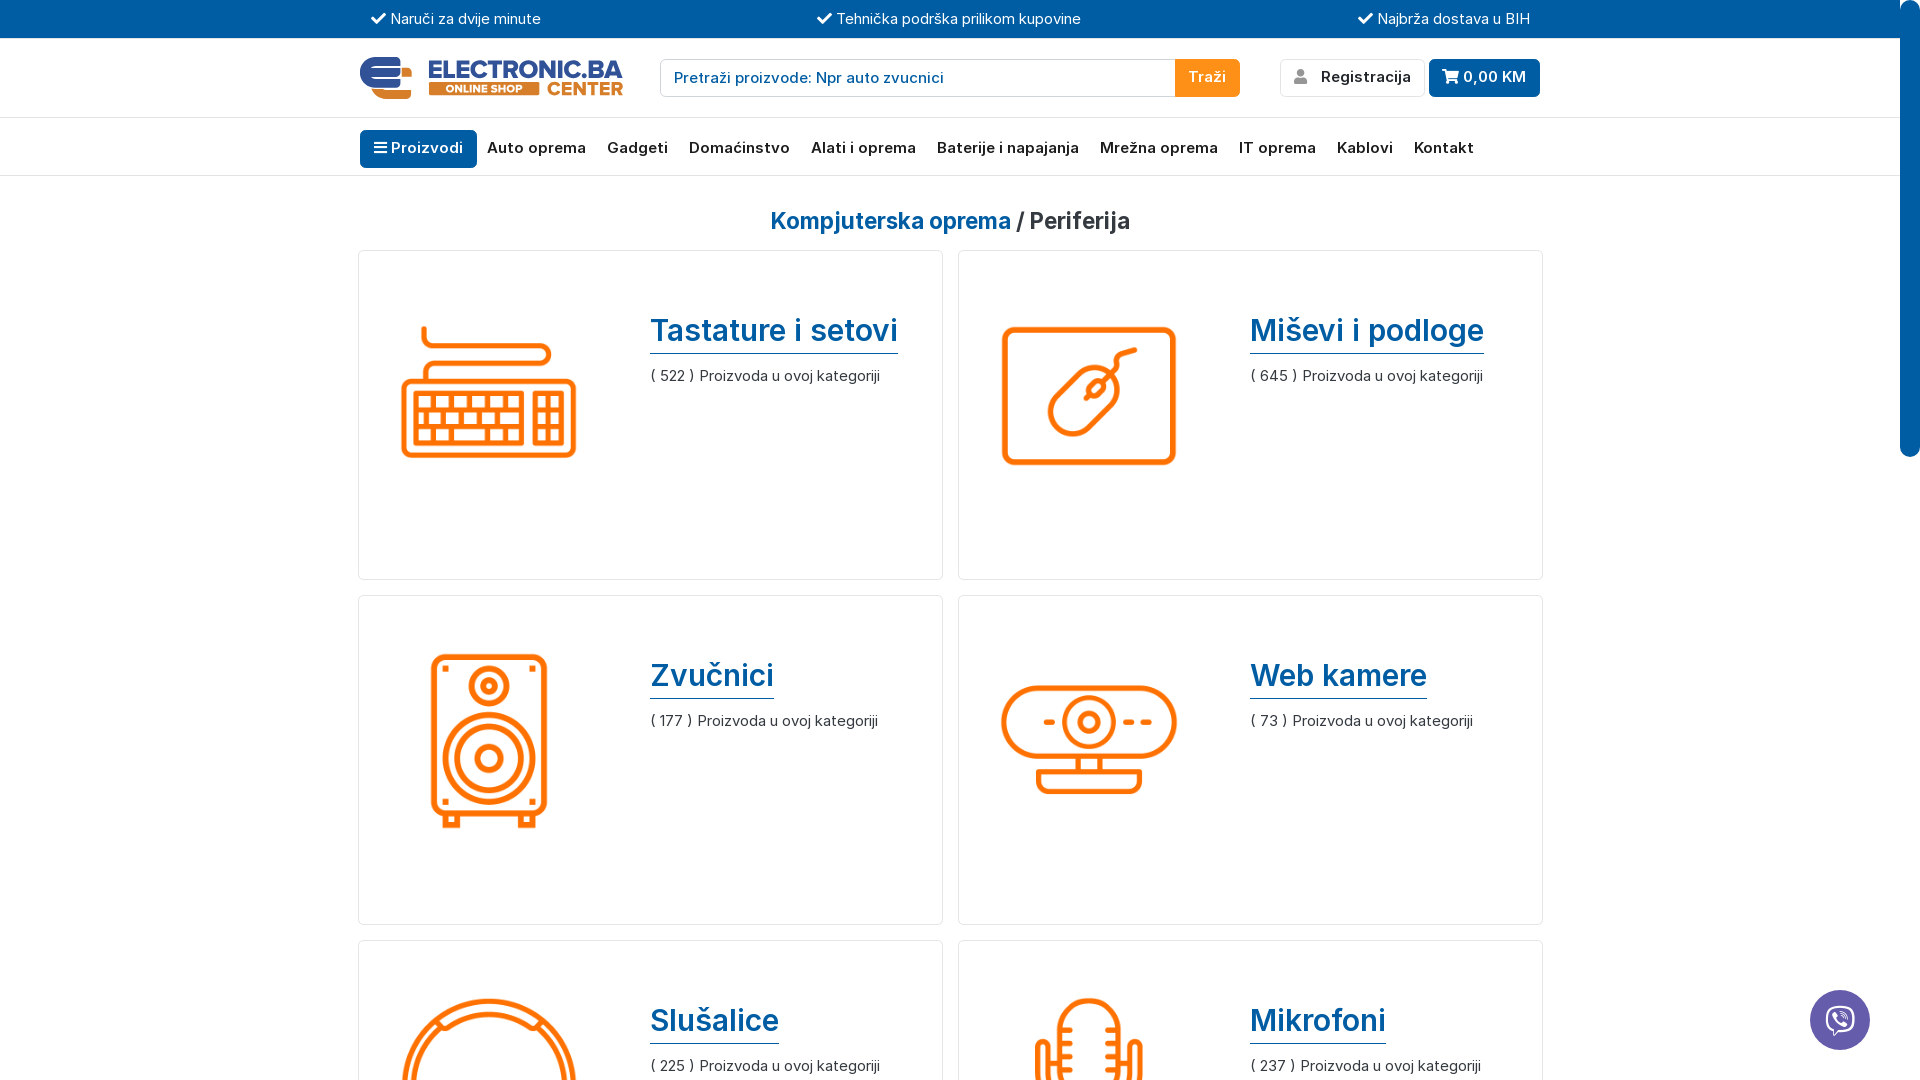 Image resolution: width=1920 pixels, height=1080 pixels. What do you see at coordinates (1427, 76) in the screenshot?
I see `'0,00 KM'` at bounding box center [1427, 76].